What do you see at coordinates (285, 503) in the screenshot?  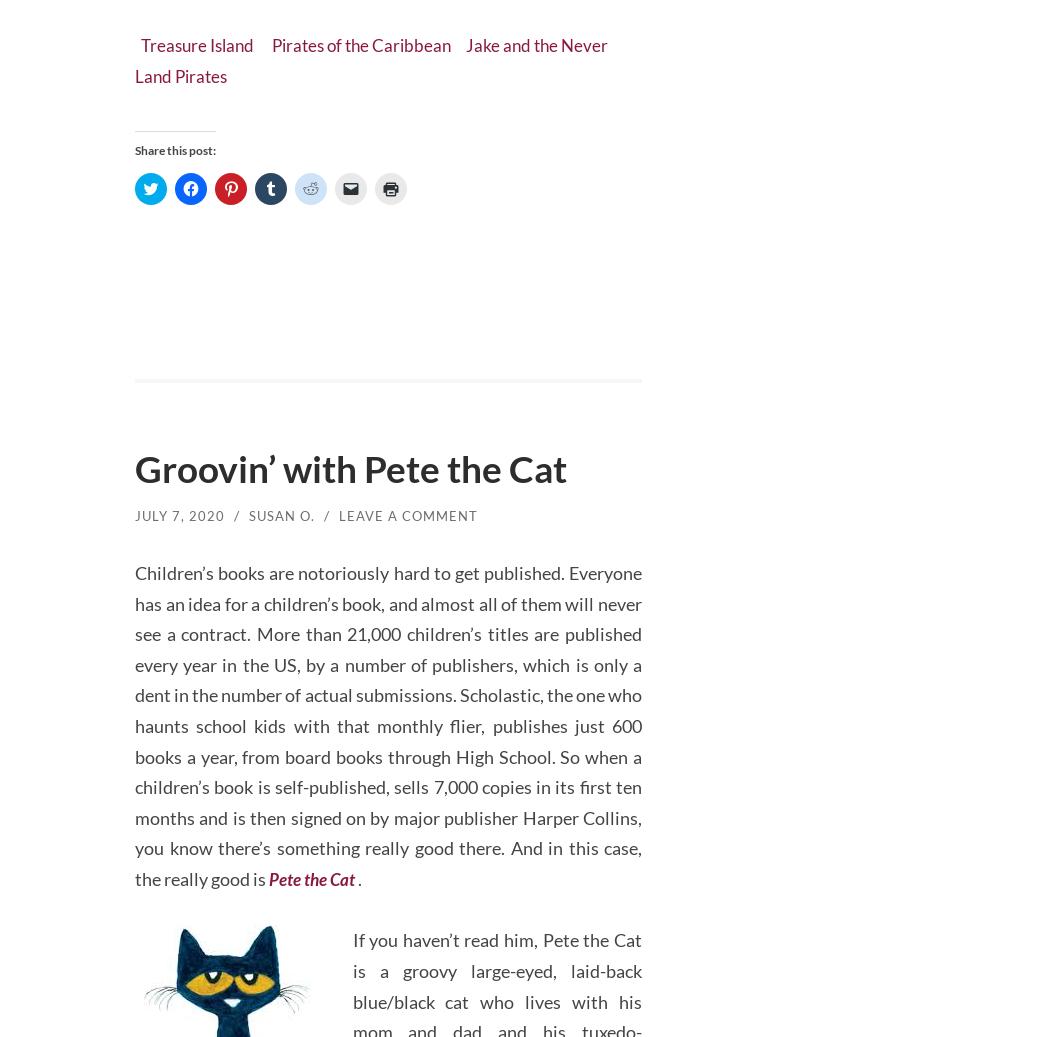 I see `'Susan O.'` at bounding box center [285, 503].